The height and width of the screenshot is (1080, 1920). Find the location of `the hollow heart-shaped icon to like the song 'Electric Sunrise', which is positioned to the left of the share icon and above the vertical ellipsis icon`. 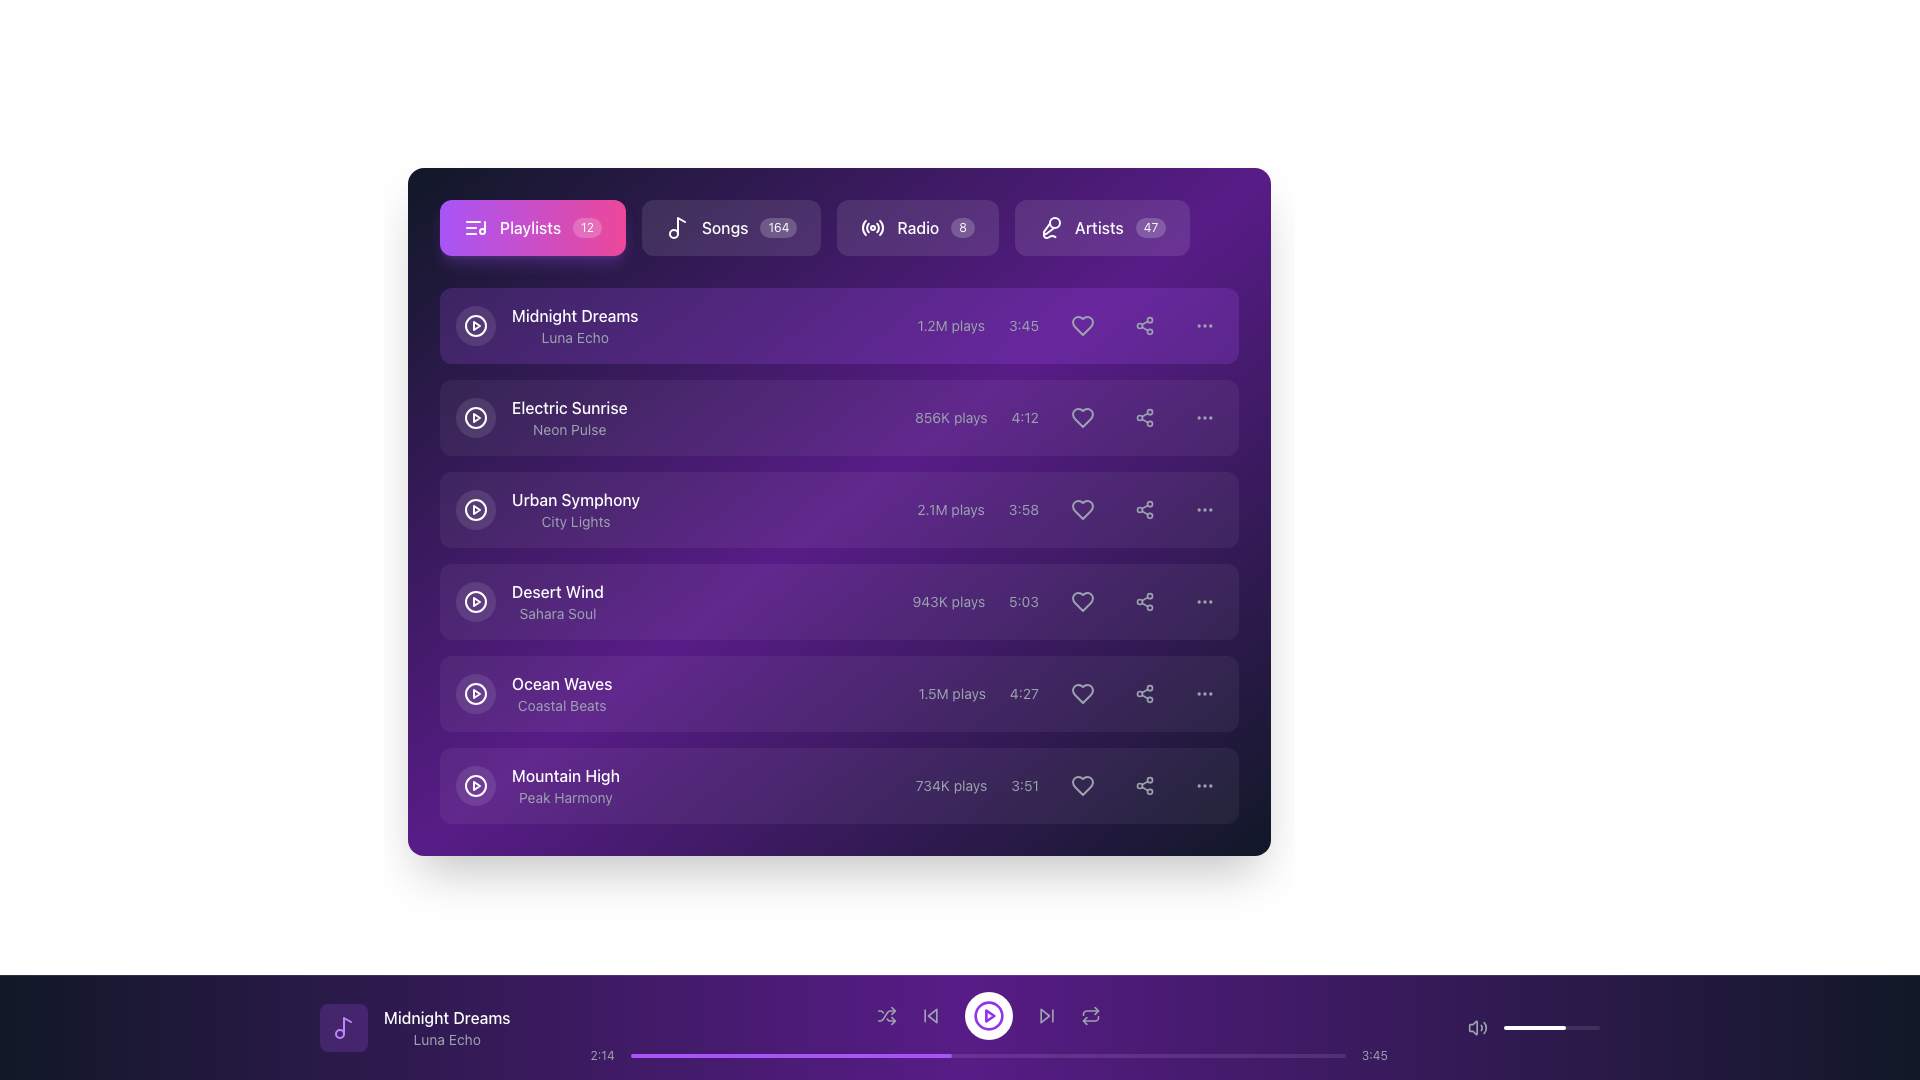

the hollow heart-shaped icon to like the song 'Electric Sunrise', which is positioned to the left of the share icon and above the vertical ellipsis icon is located at coordinates (1082, 416).